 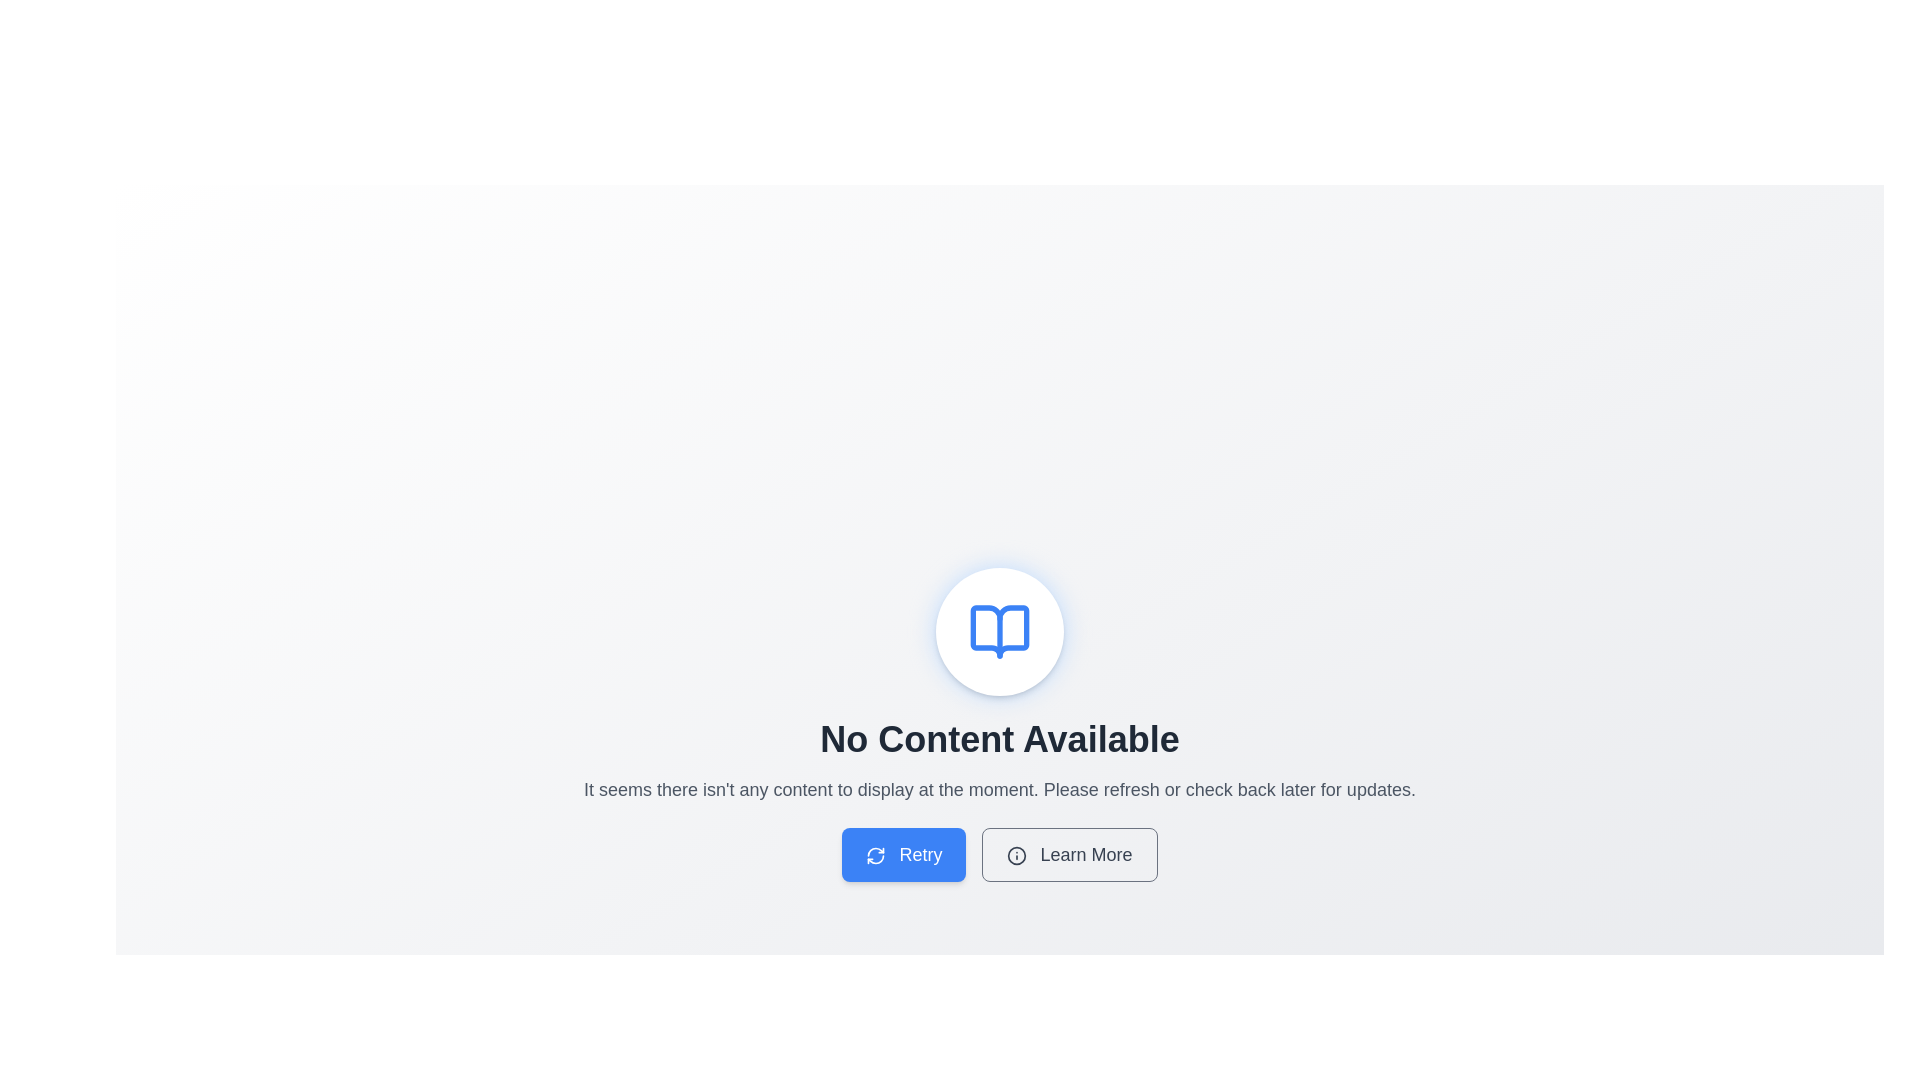 I want to click on the 'Retry' button located below the 'No Content Available' text, which is on the bottom left of the two options, adjacent to the 'Learn More' button, so click(x=876, y=855).